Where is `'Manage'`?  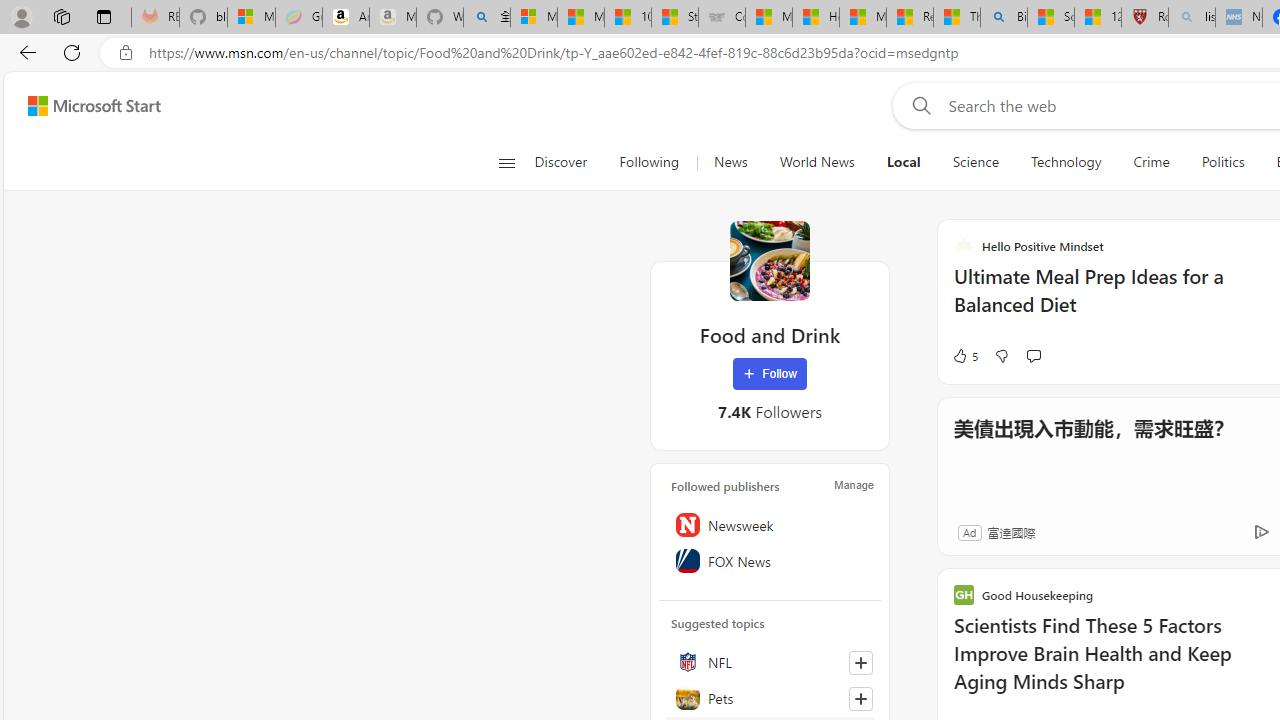
'Manage' is located at coordinates (854, 484).